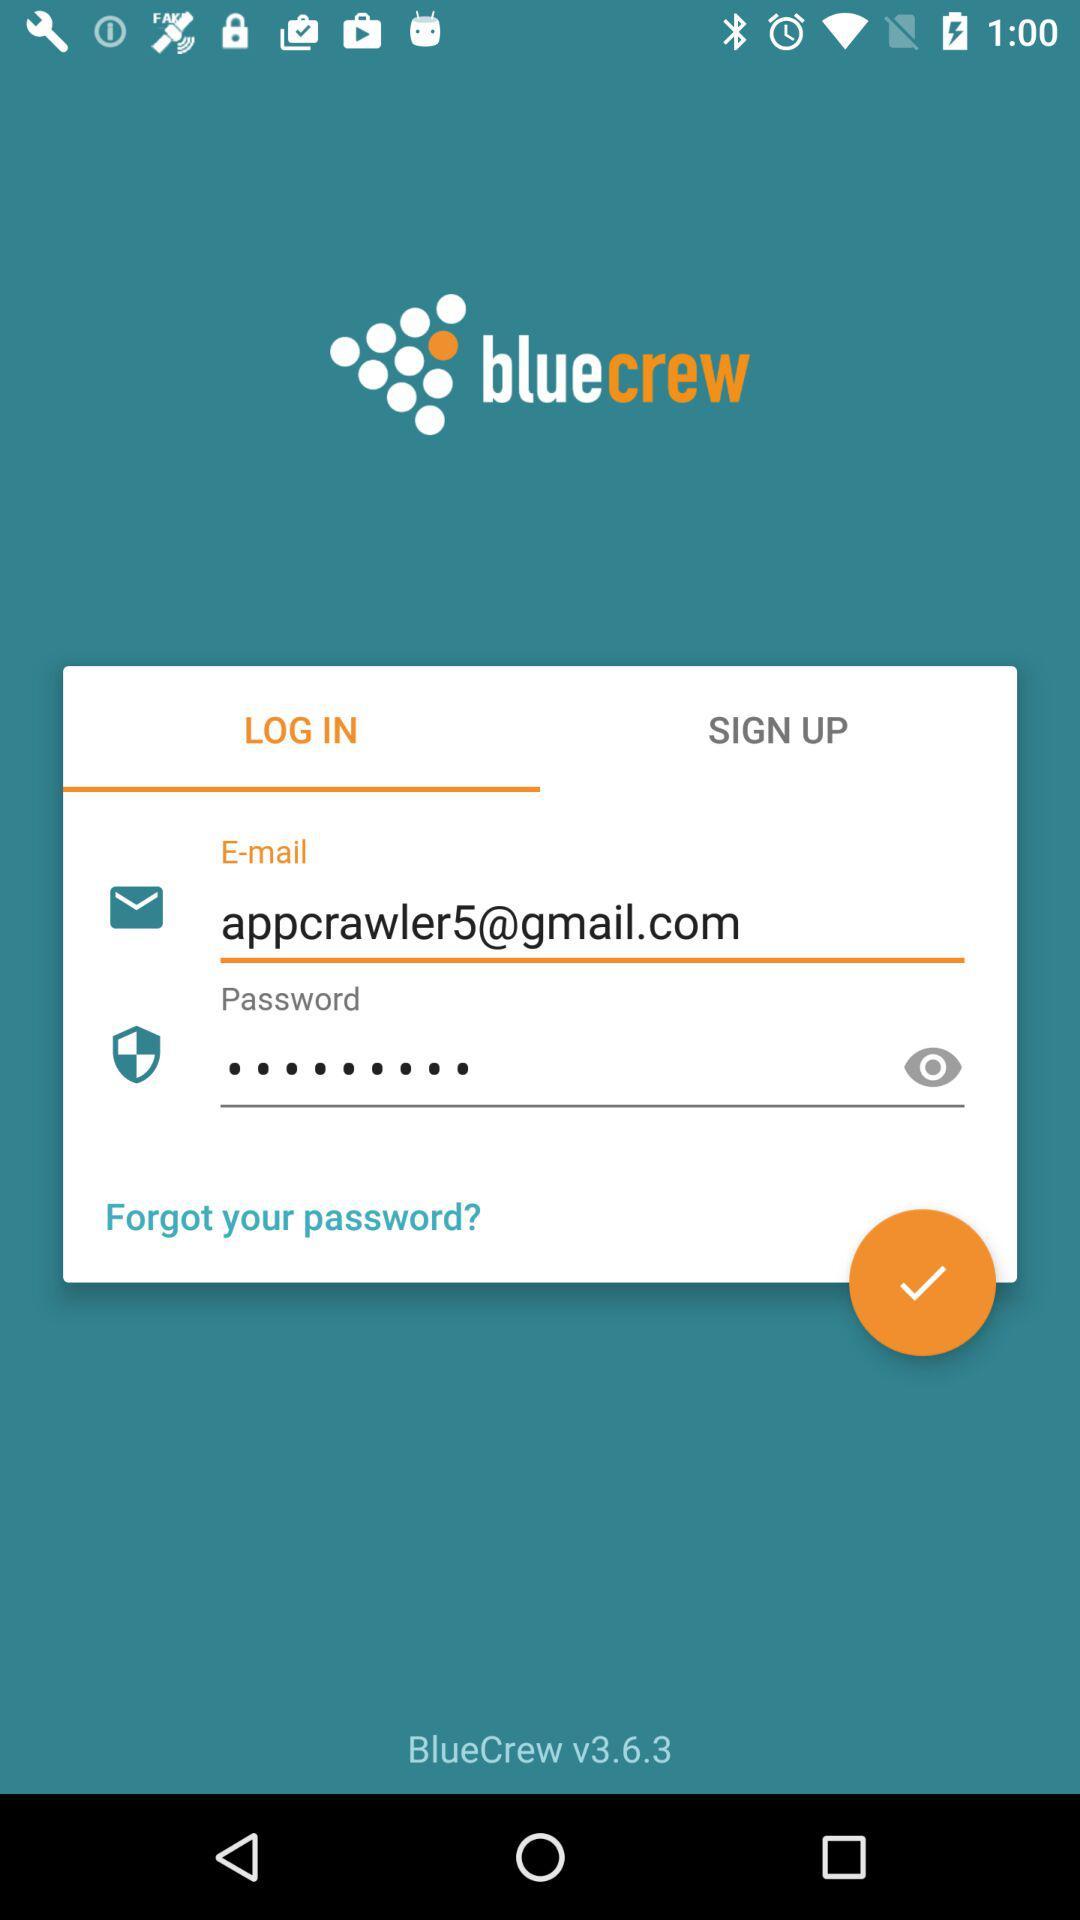 The image size is (1080, 1920). What do you see at coordinates (933, 1067) in the screenshot?
I see `hide pasword` at bounding box center [933, 1067].